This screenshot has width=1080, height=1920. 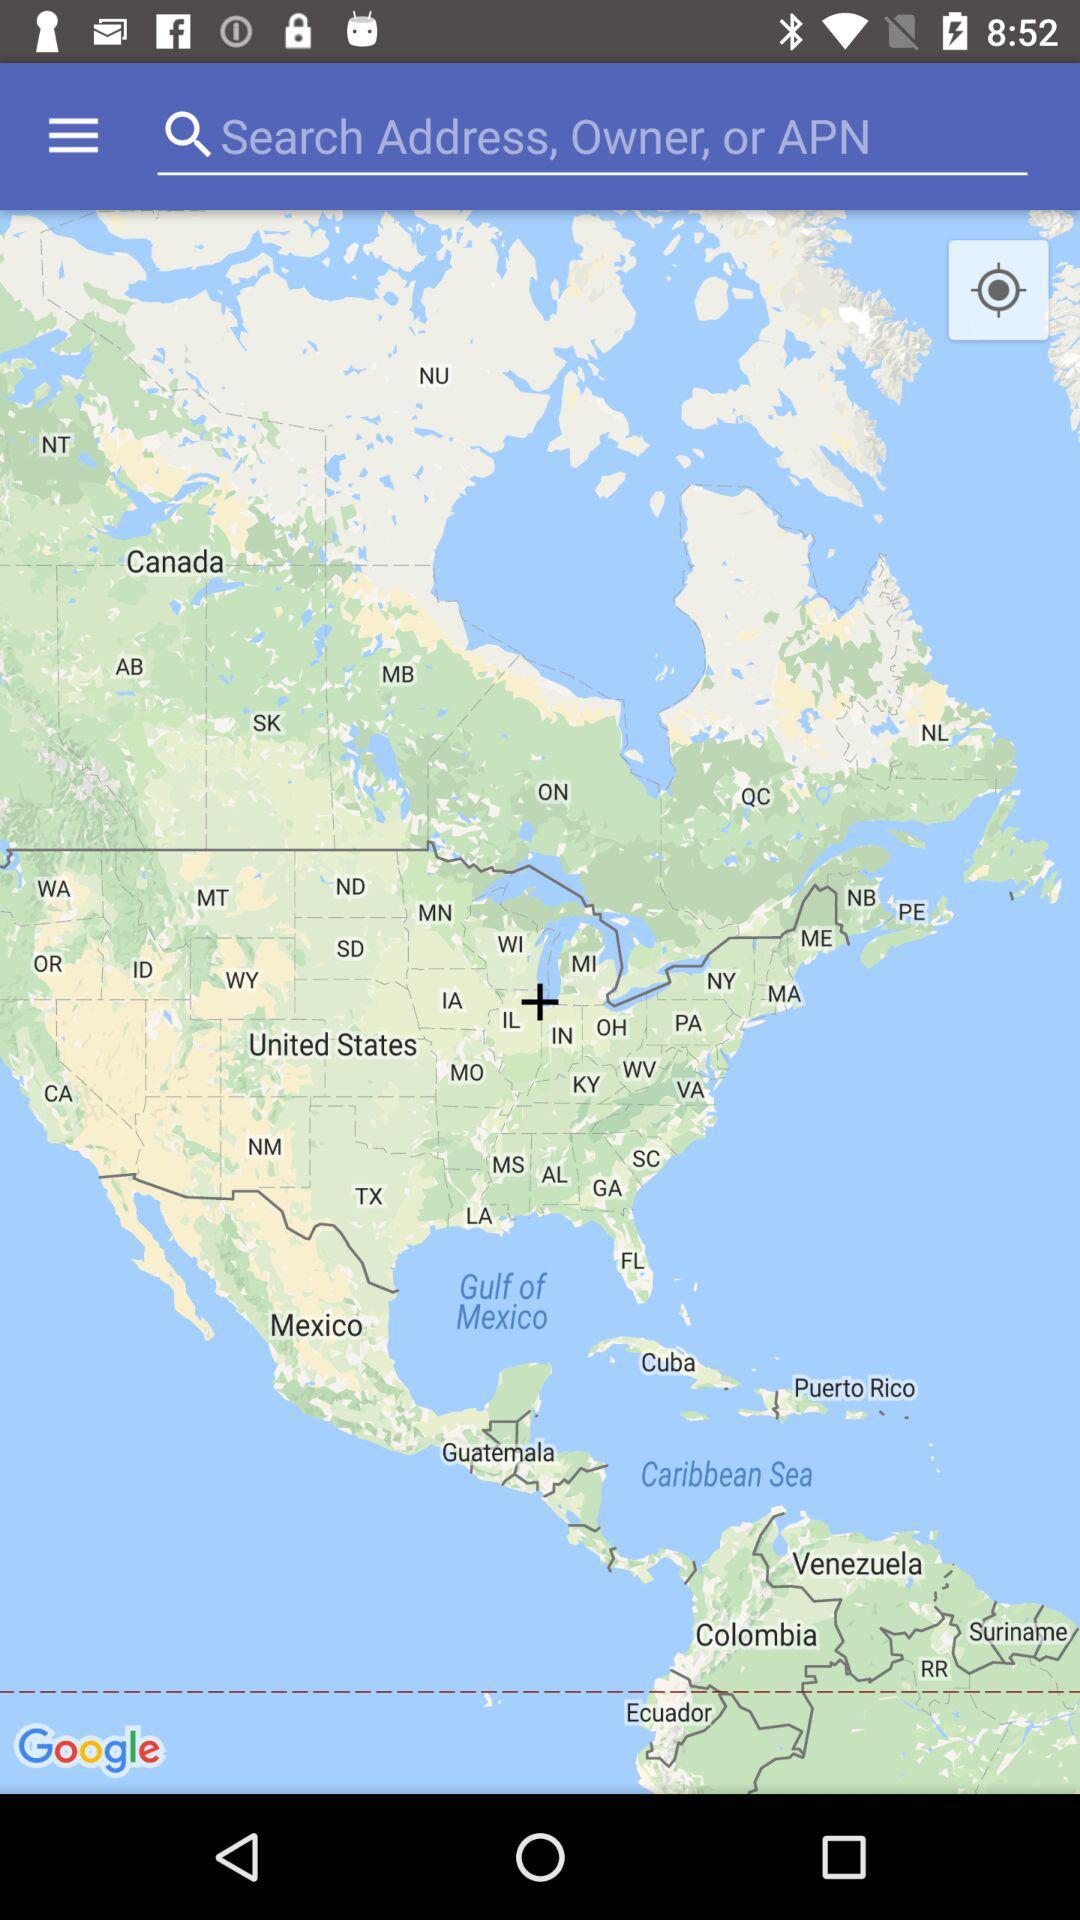 What do you see at coordinates (998, 290) in the screenshot?
I see `the location_crosshair icon` at bounding box center [998, 290].